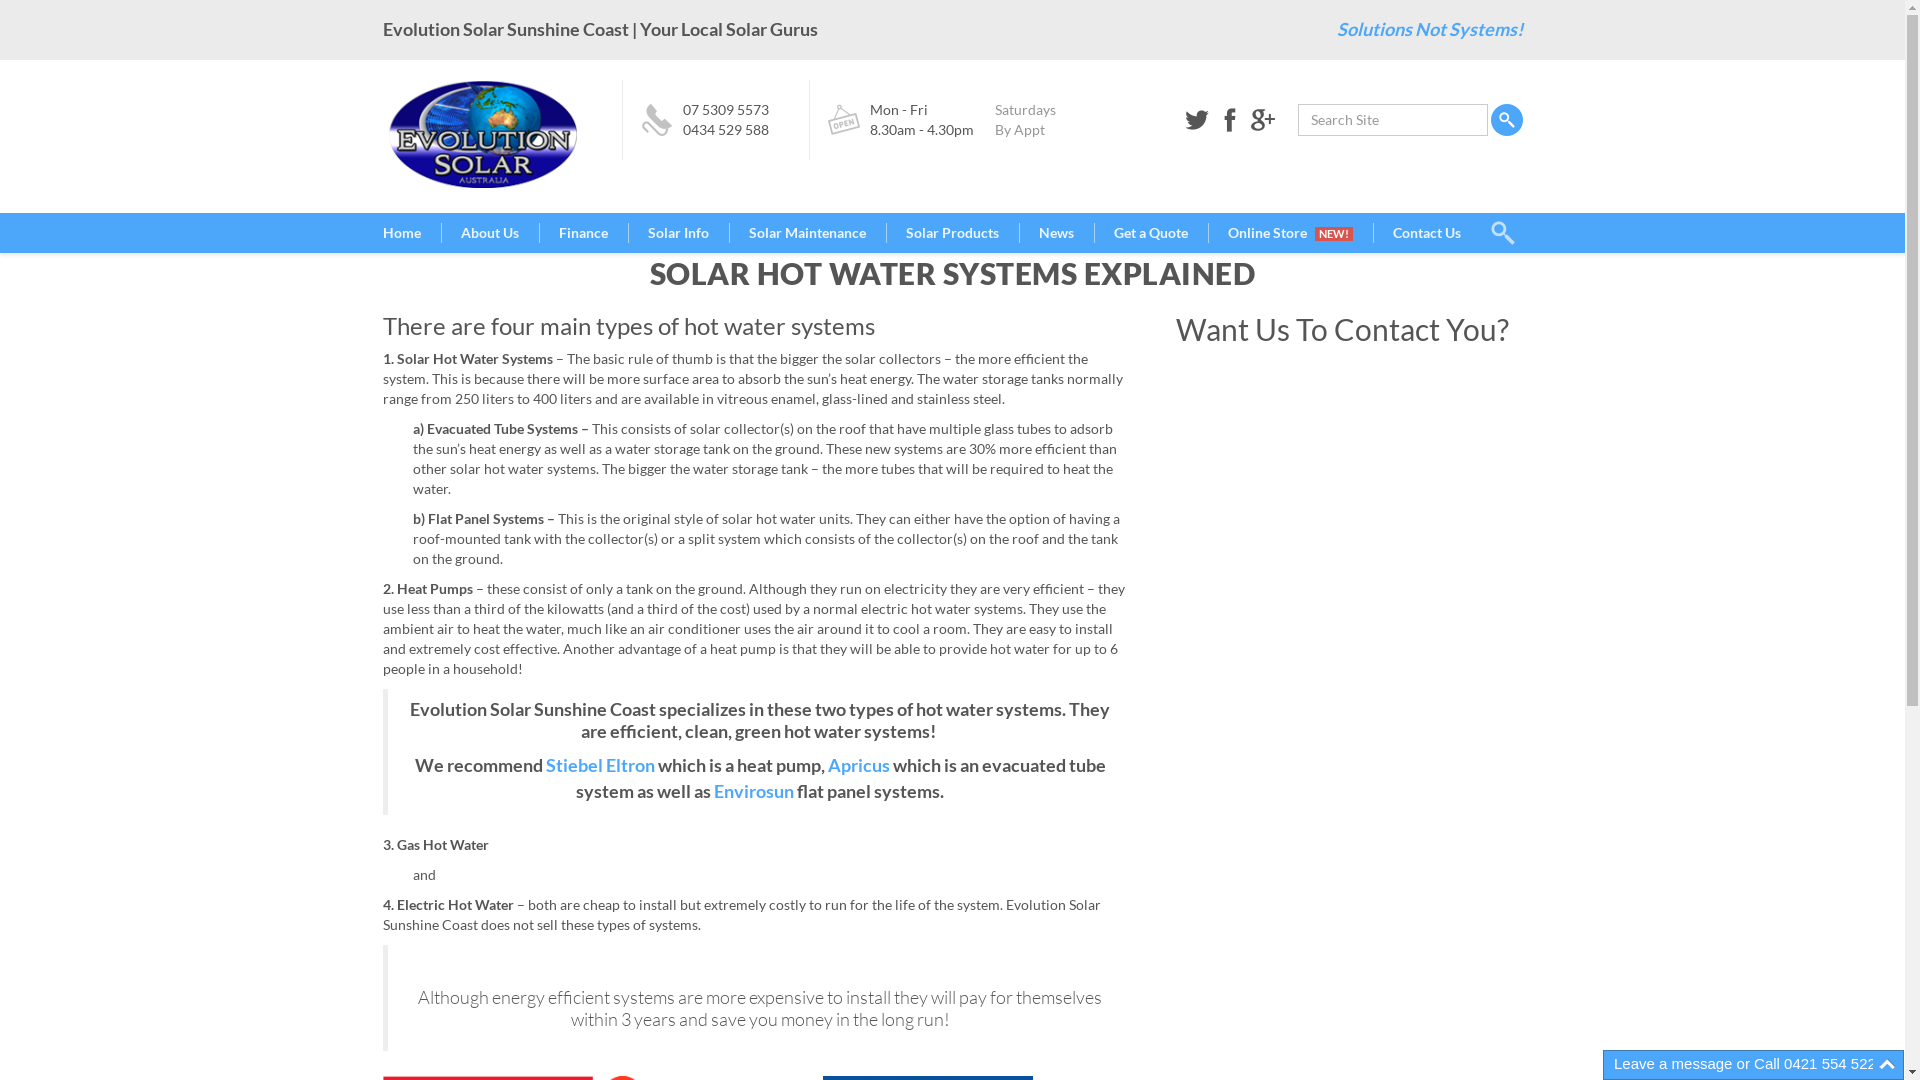 This screenshot has width=1920, height=1080. I want to click on 'Online Store NEW!', so click(1290, 231).